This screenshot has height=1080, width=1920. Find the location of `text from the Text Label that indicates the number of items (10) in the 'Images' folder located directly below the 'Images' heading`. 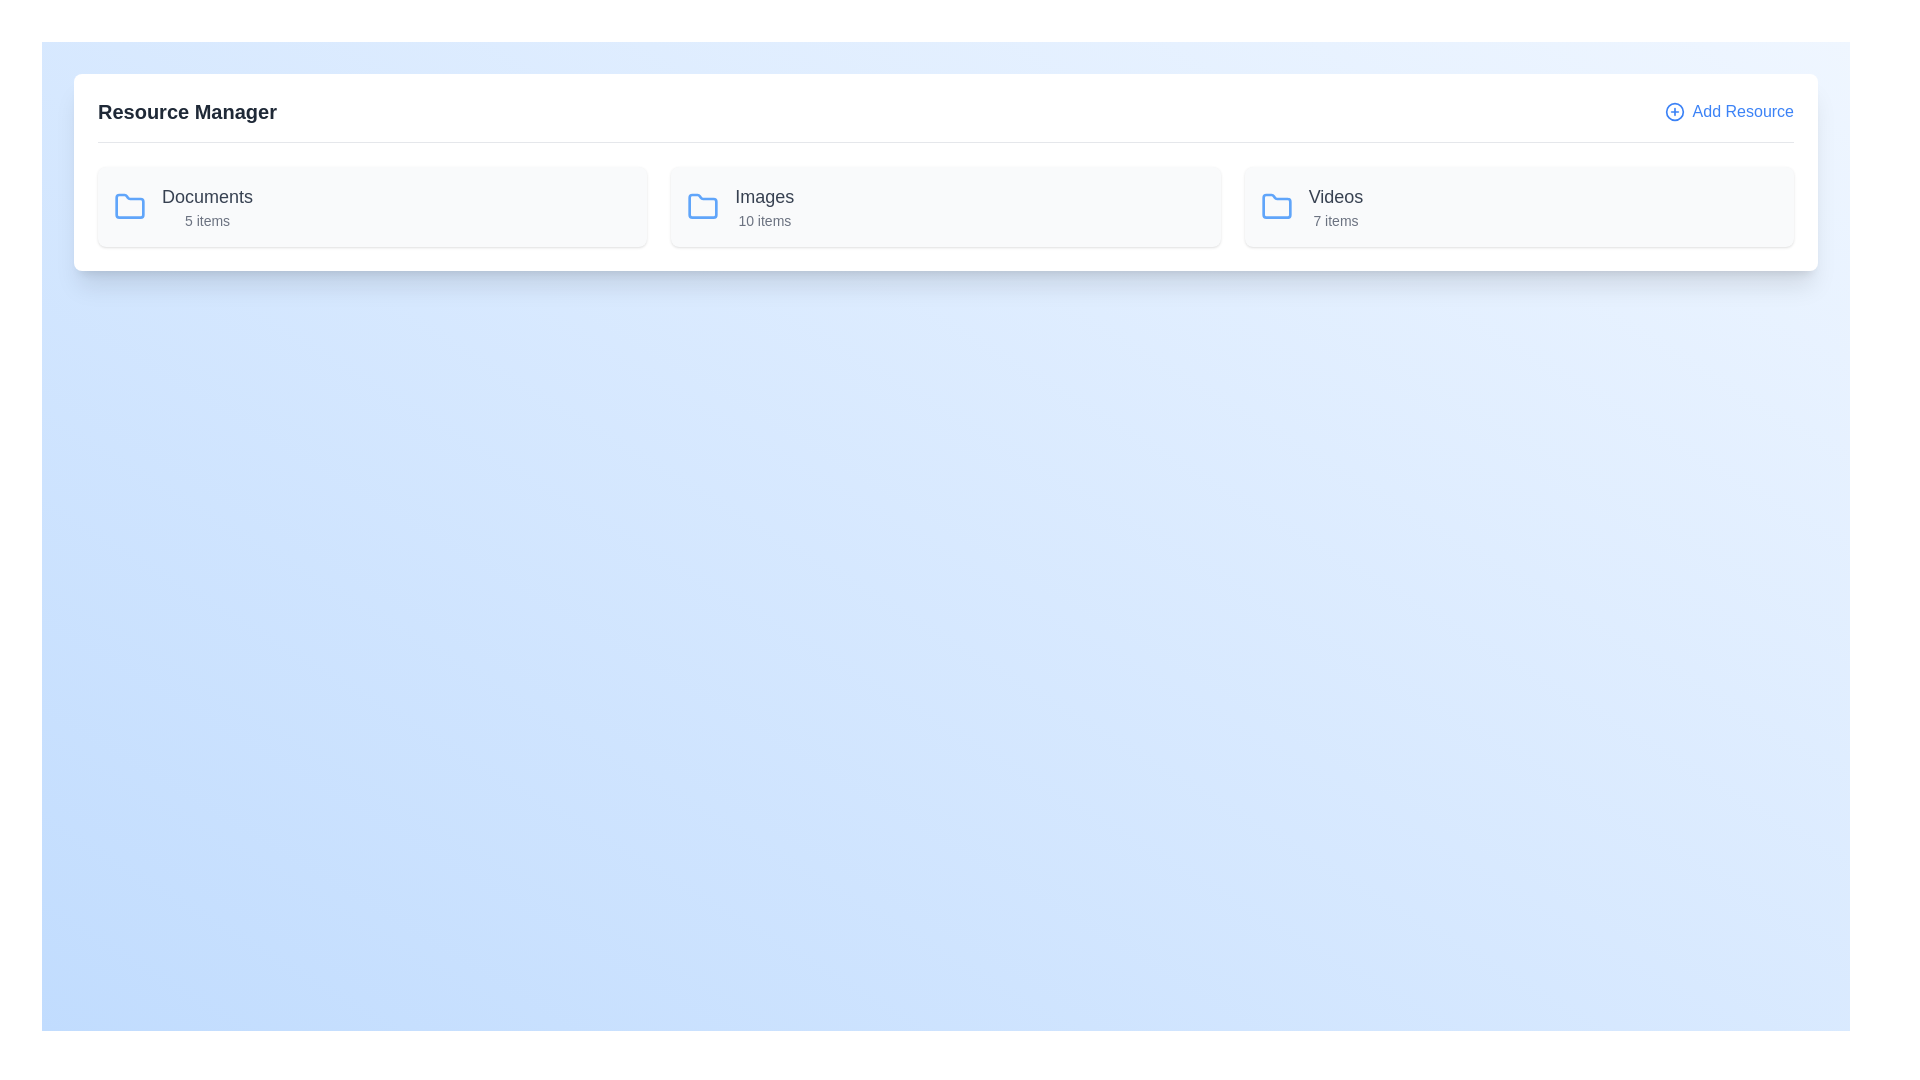

text from the Text Label that indicates the number of items (10) in the 'Images' folder located directly below the 'Images' heading is located at coordinates (763, 220).